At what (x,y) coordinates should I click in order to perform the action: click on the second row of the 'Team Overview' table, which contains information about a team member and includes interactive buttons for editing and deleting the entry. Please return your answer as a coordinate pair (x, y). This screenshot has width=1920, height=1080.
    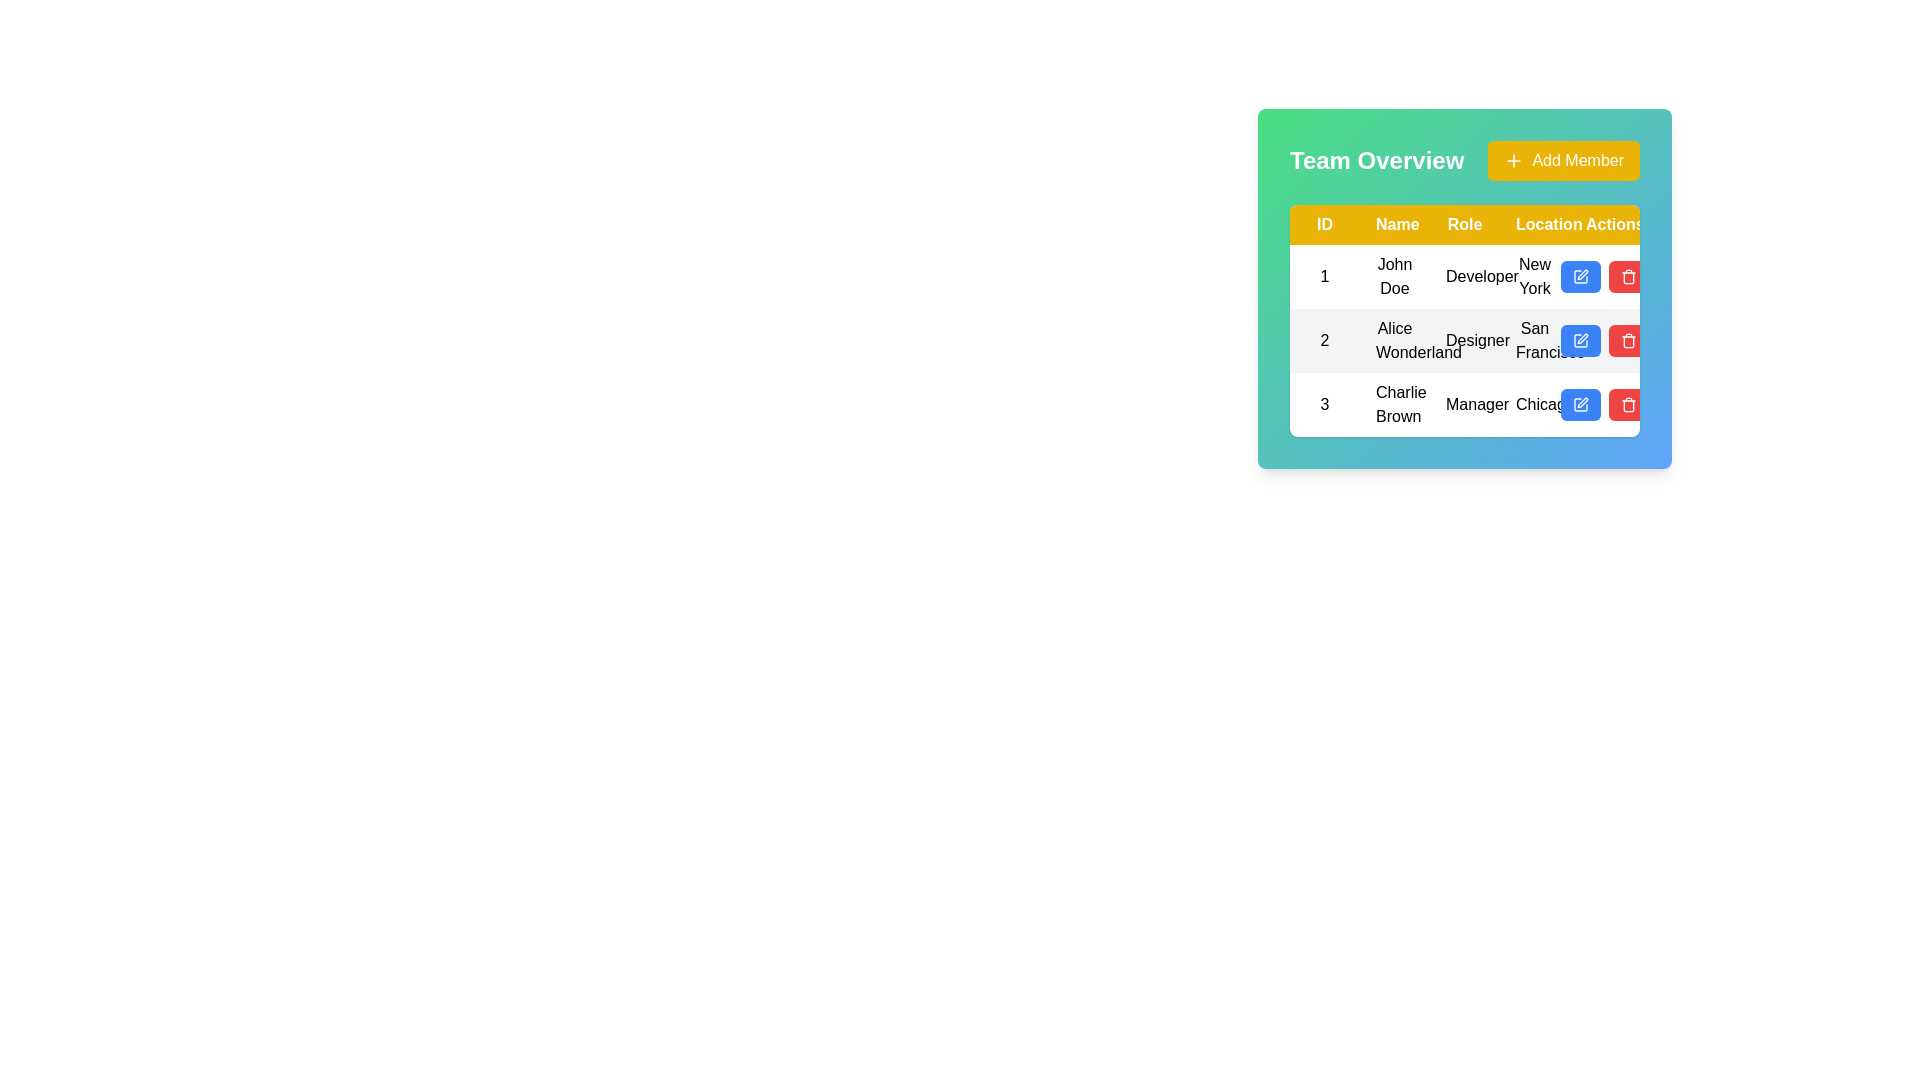
    Looking at the image, I should click on (1464, 339).